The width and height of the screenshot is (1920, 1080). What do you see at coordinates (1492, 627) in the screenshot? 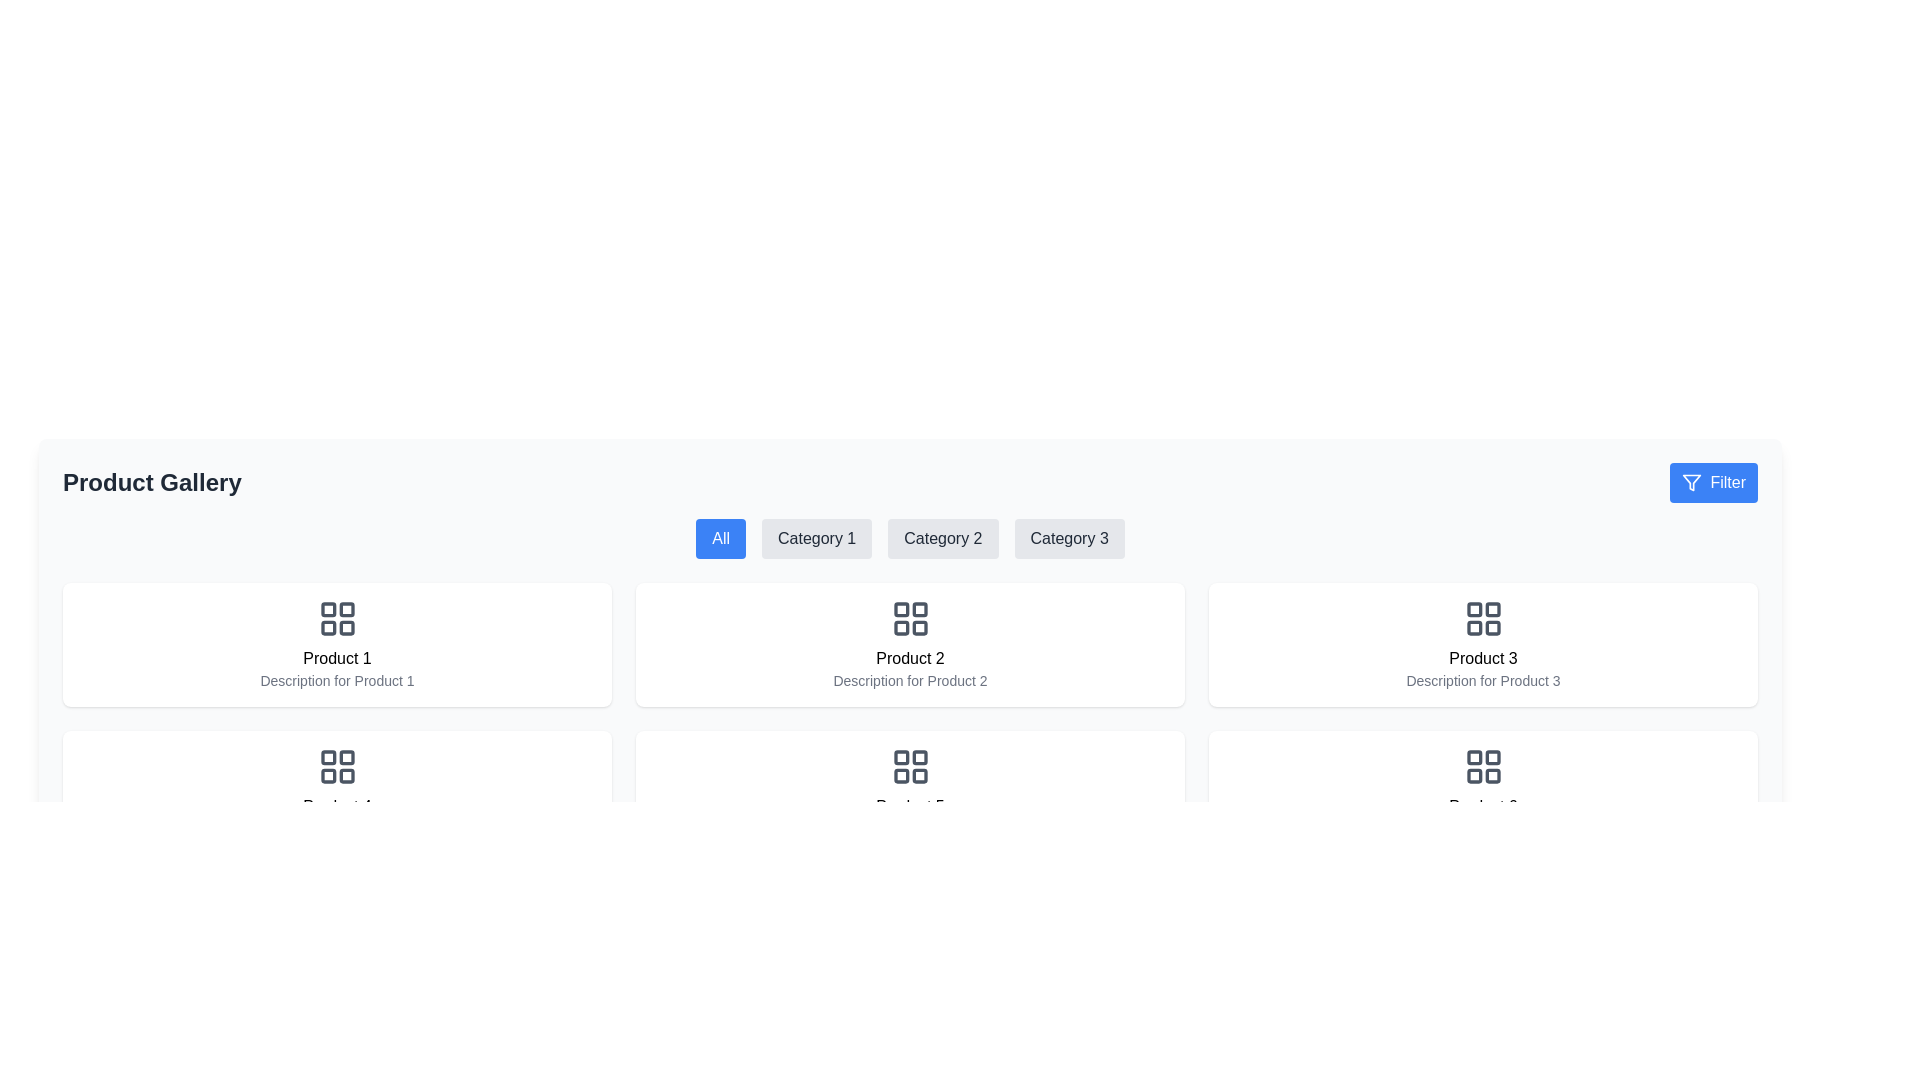
I see `the third square in a 2x2 grid layout, which indicates an active state or selection` at bounding box center [1492, 627].